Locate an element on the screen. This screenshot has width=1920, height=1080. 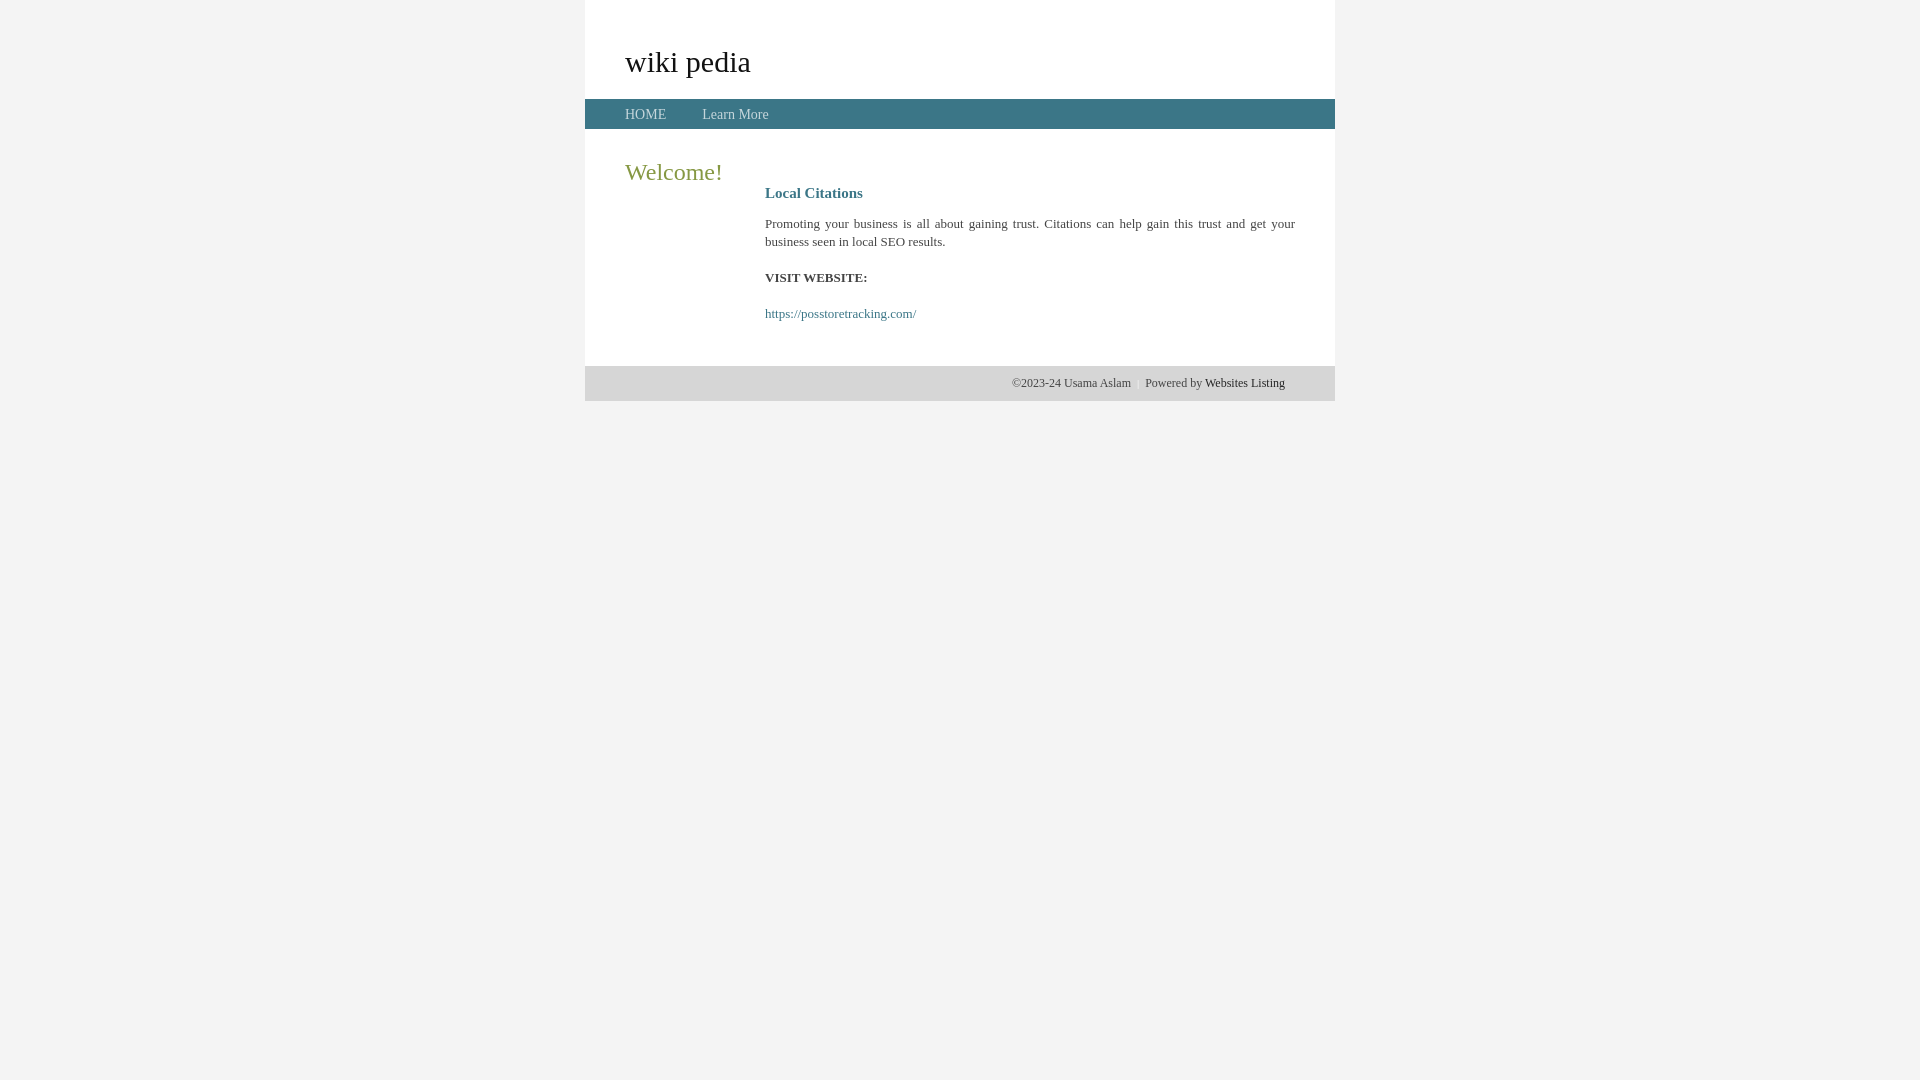
'wiki pedia' is located at coordinates (687, 60).